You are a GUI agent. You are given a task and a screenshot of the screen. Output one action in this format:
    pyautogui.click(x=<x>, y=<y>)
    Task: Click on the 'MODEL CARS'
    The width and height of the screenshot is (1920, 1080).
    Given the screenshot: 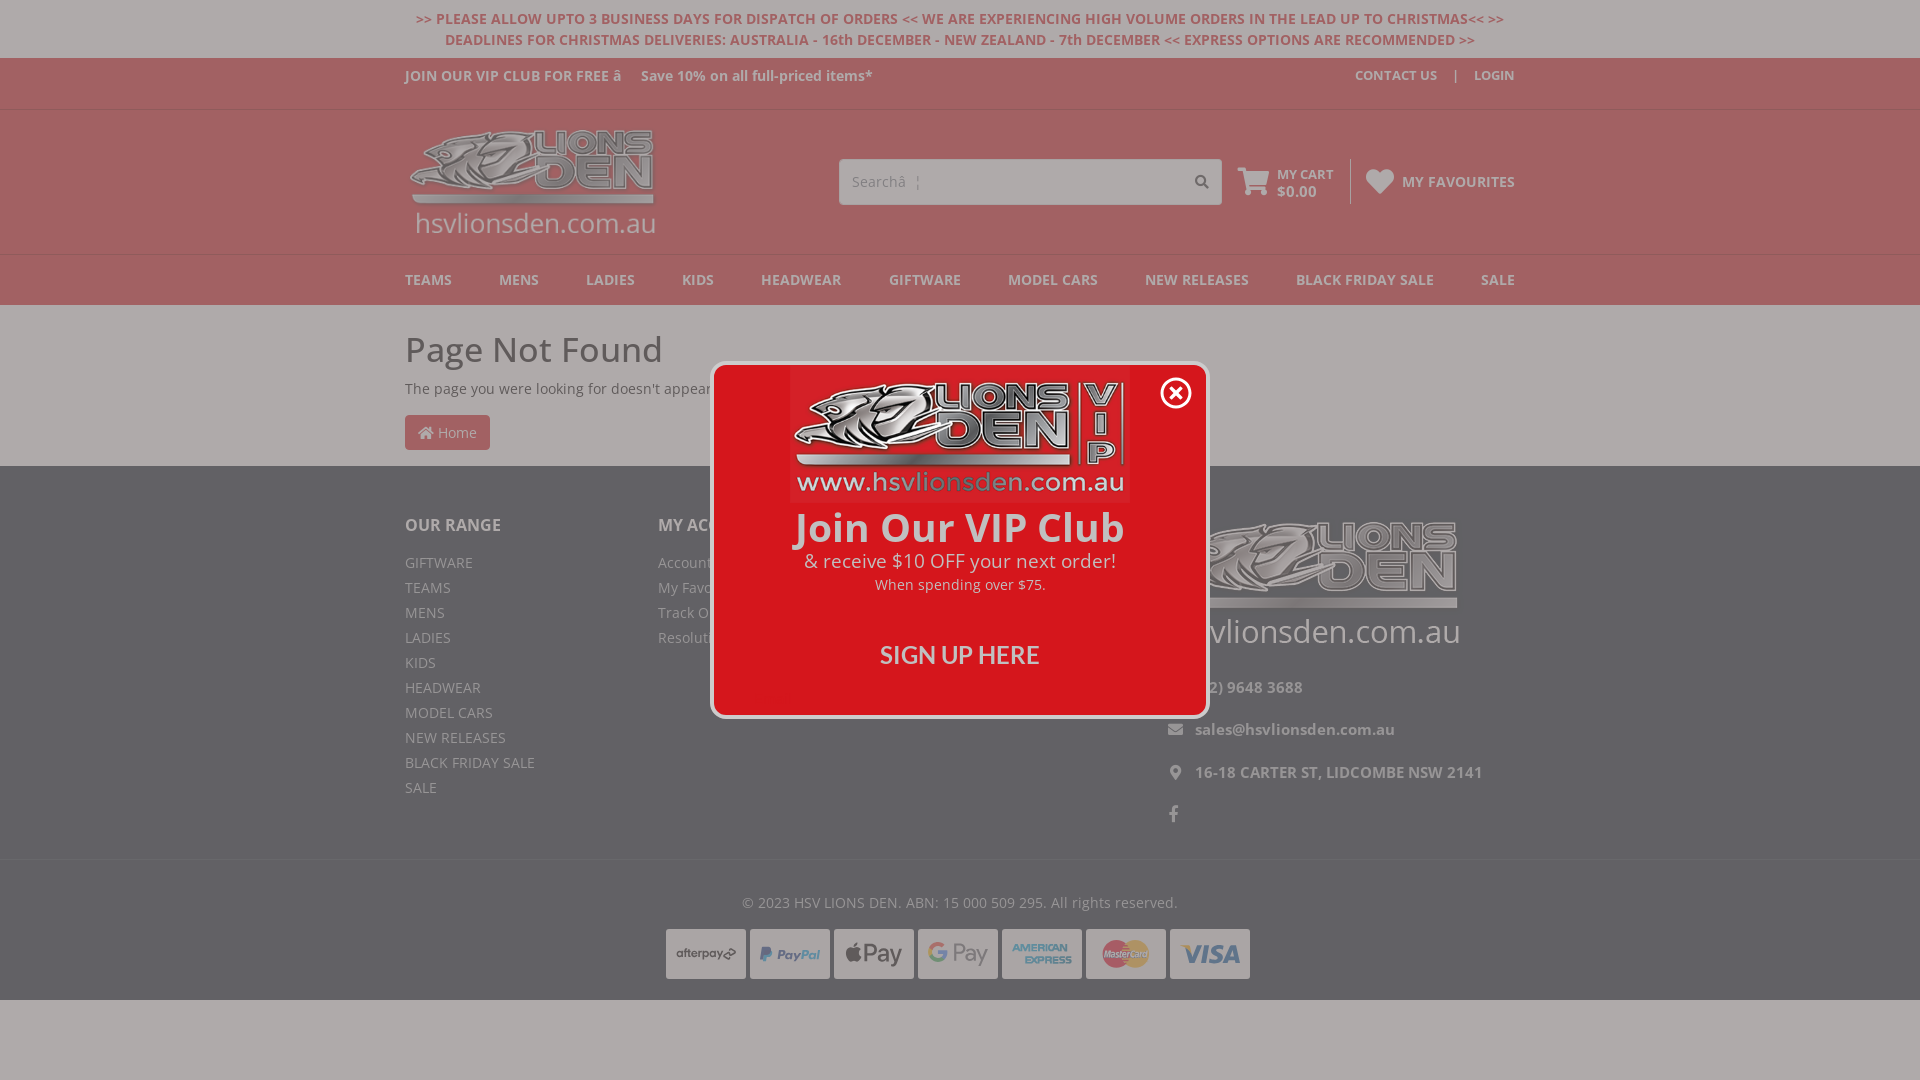 What is the action you would take?
    pyautogui.click(x=516, y=711)
    